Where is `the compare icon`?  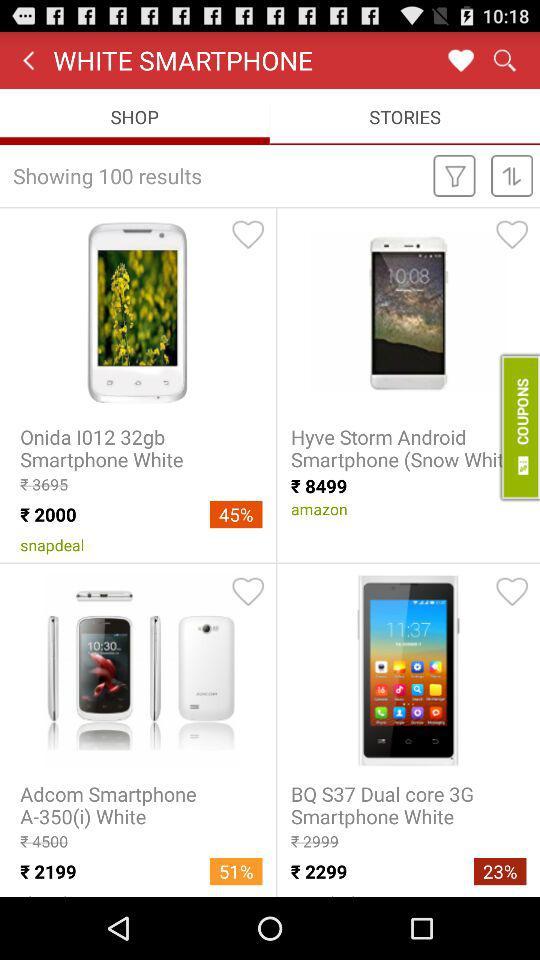 the compare icon is located at coordinates (512, 188).